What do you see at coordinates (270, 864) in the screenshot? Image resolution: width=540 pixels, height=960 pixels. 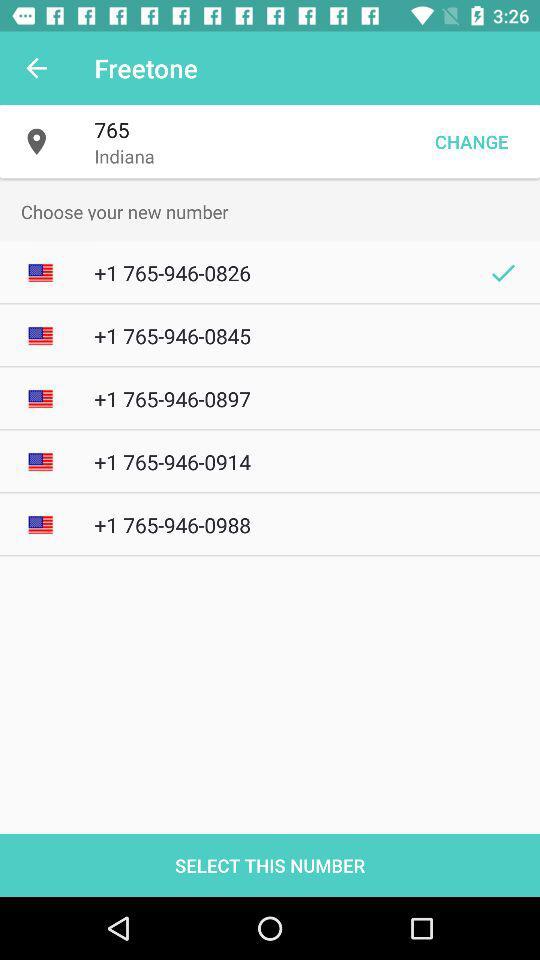 I see `the select this number icon` at bounding box center [270, 864].